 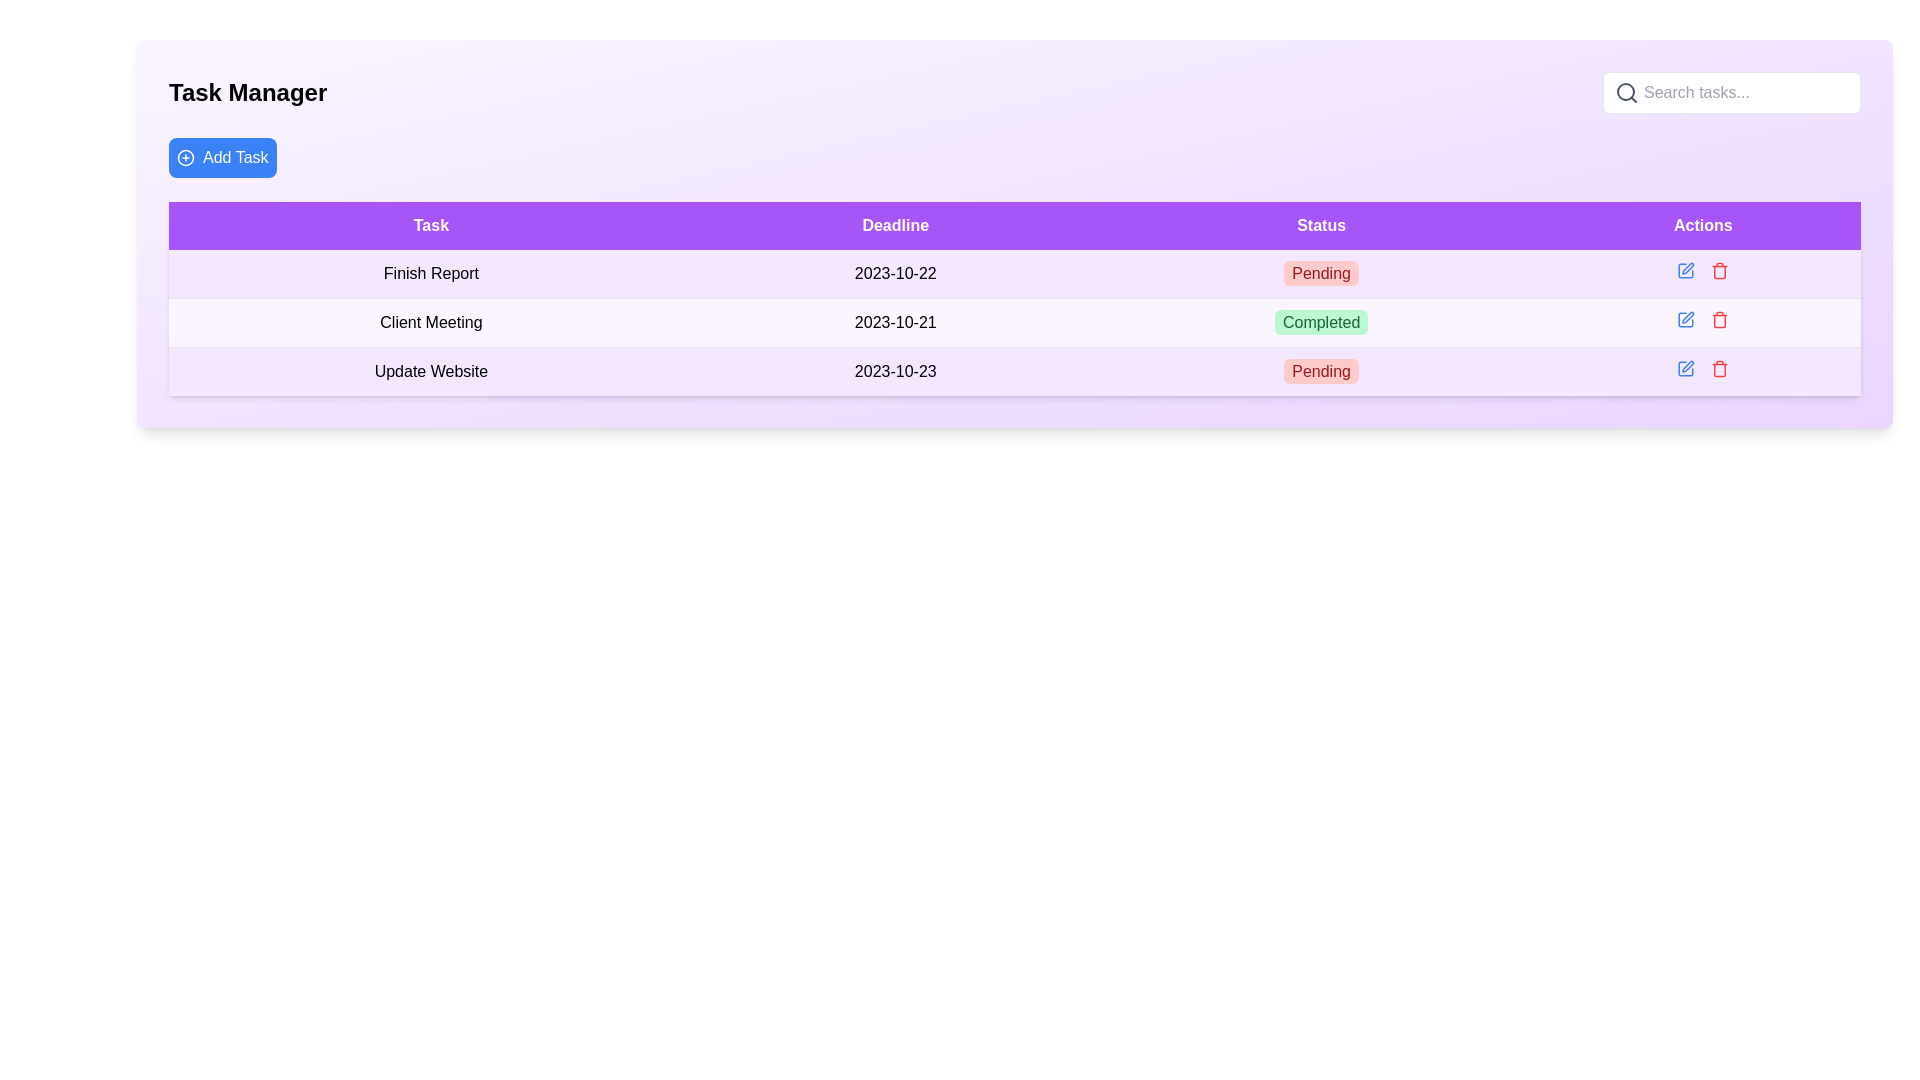 I want to click on the edit pen icon located in the 'Actions' column of the 'Task Manager' interface, so click(x=1685, y=369).